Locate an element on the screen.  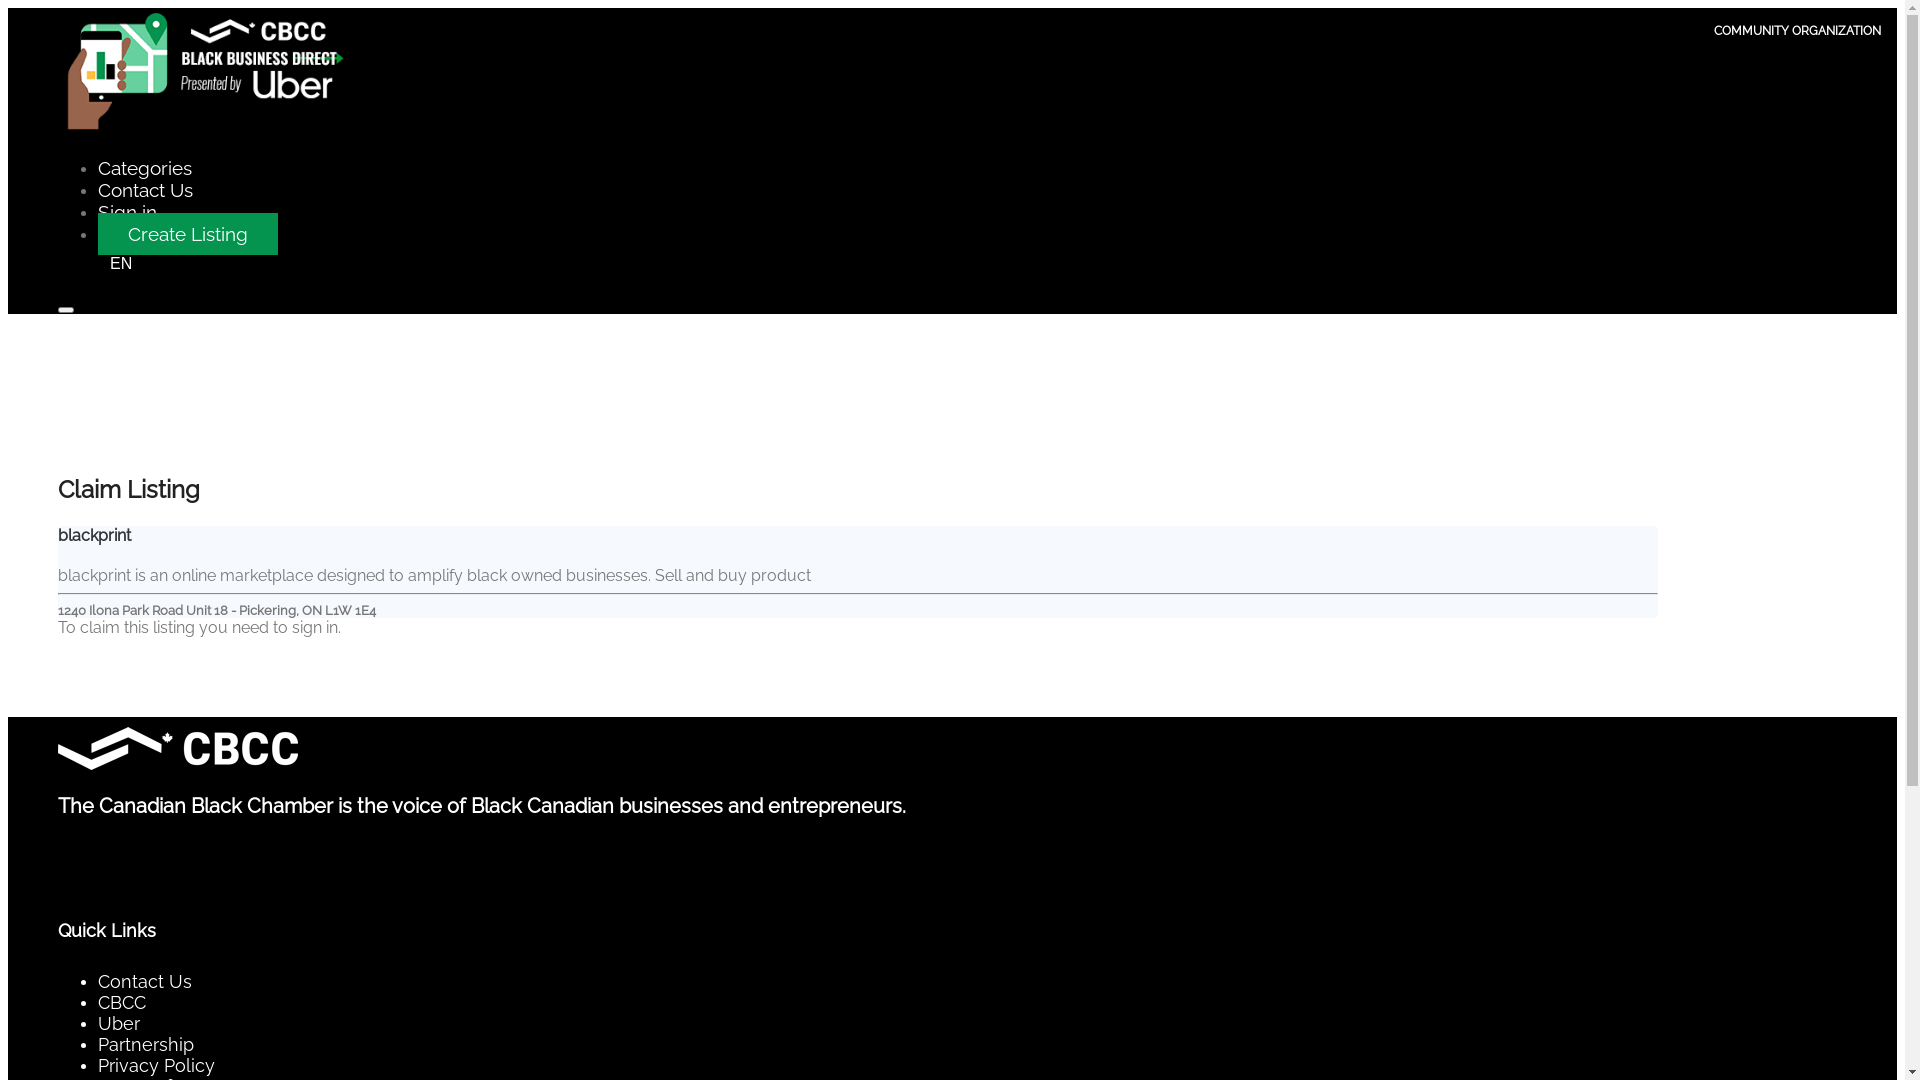
'blackprint' is located at coordinates (93, 534).